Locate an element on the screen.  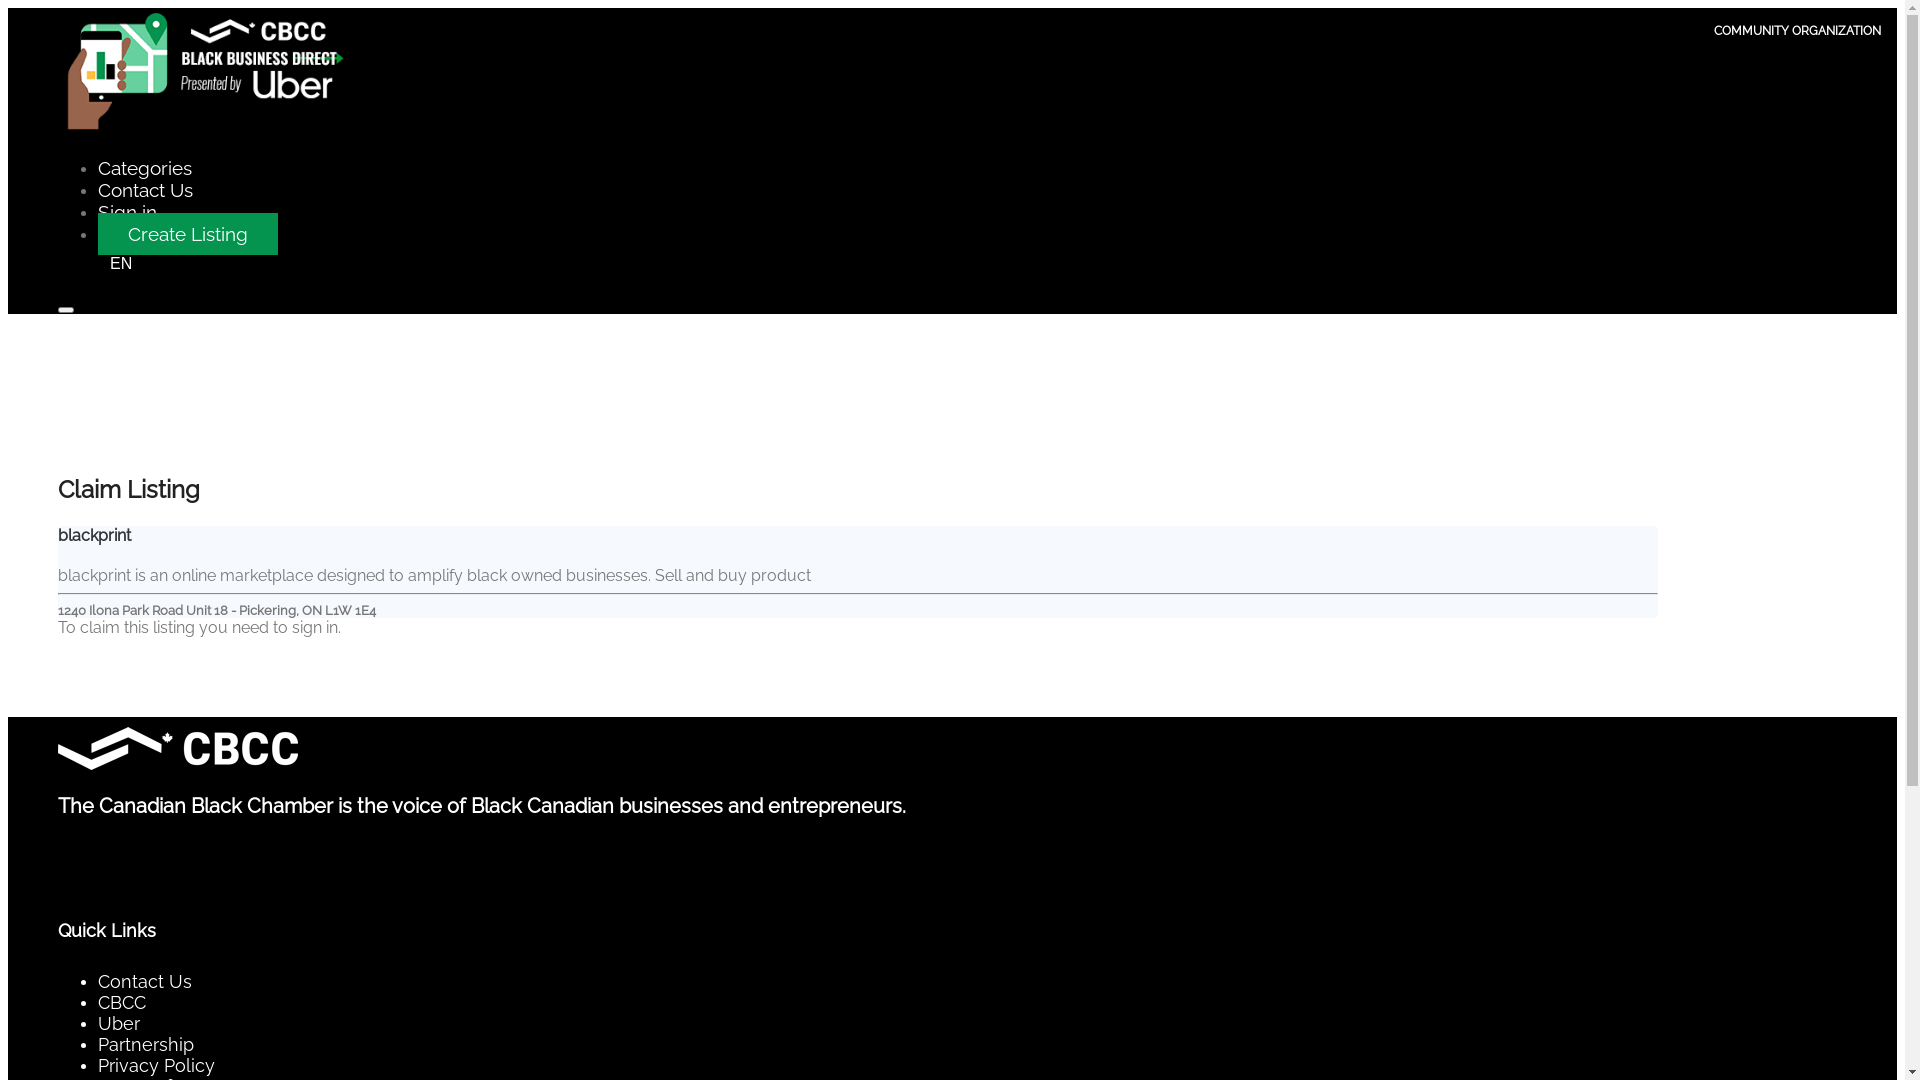
'blackprint' is located at coordinates (93, 534).